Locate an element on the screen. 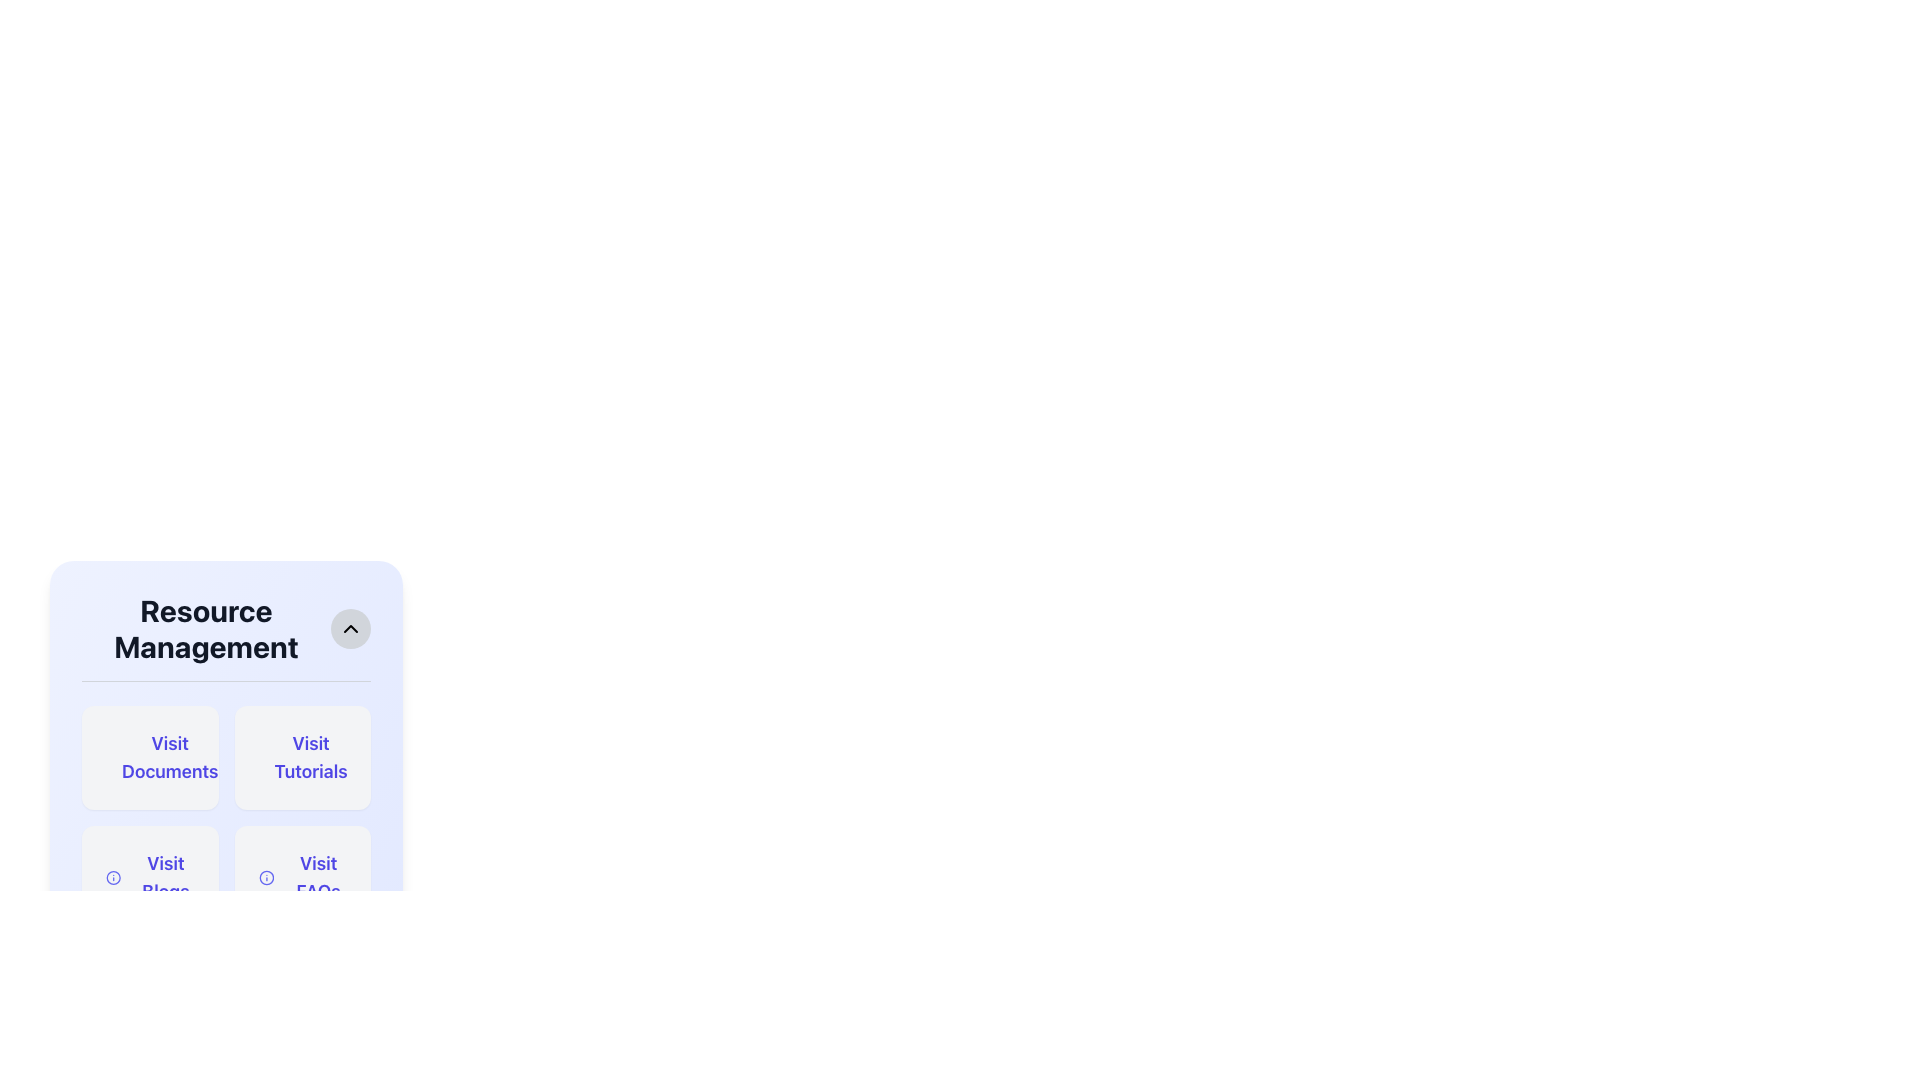  the prominently styled hyperlink labeled 'Visit Documents' located in the top-left corner of the interface under the 'Resource Management' heading is located at coordinates (170, 758).